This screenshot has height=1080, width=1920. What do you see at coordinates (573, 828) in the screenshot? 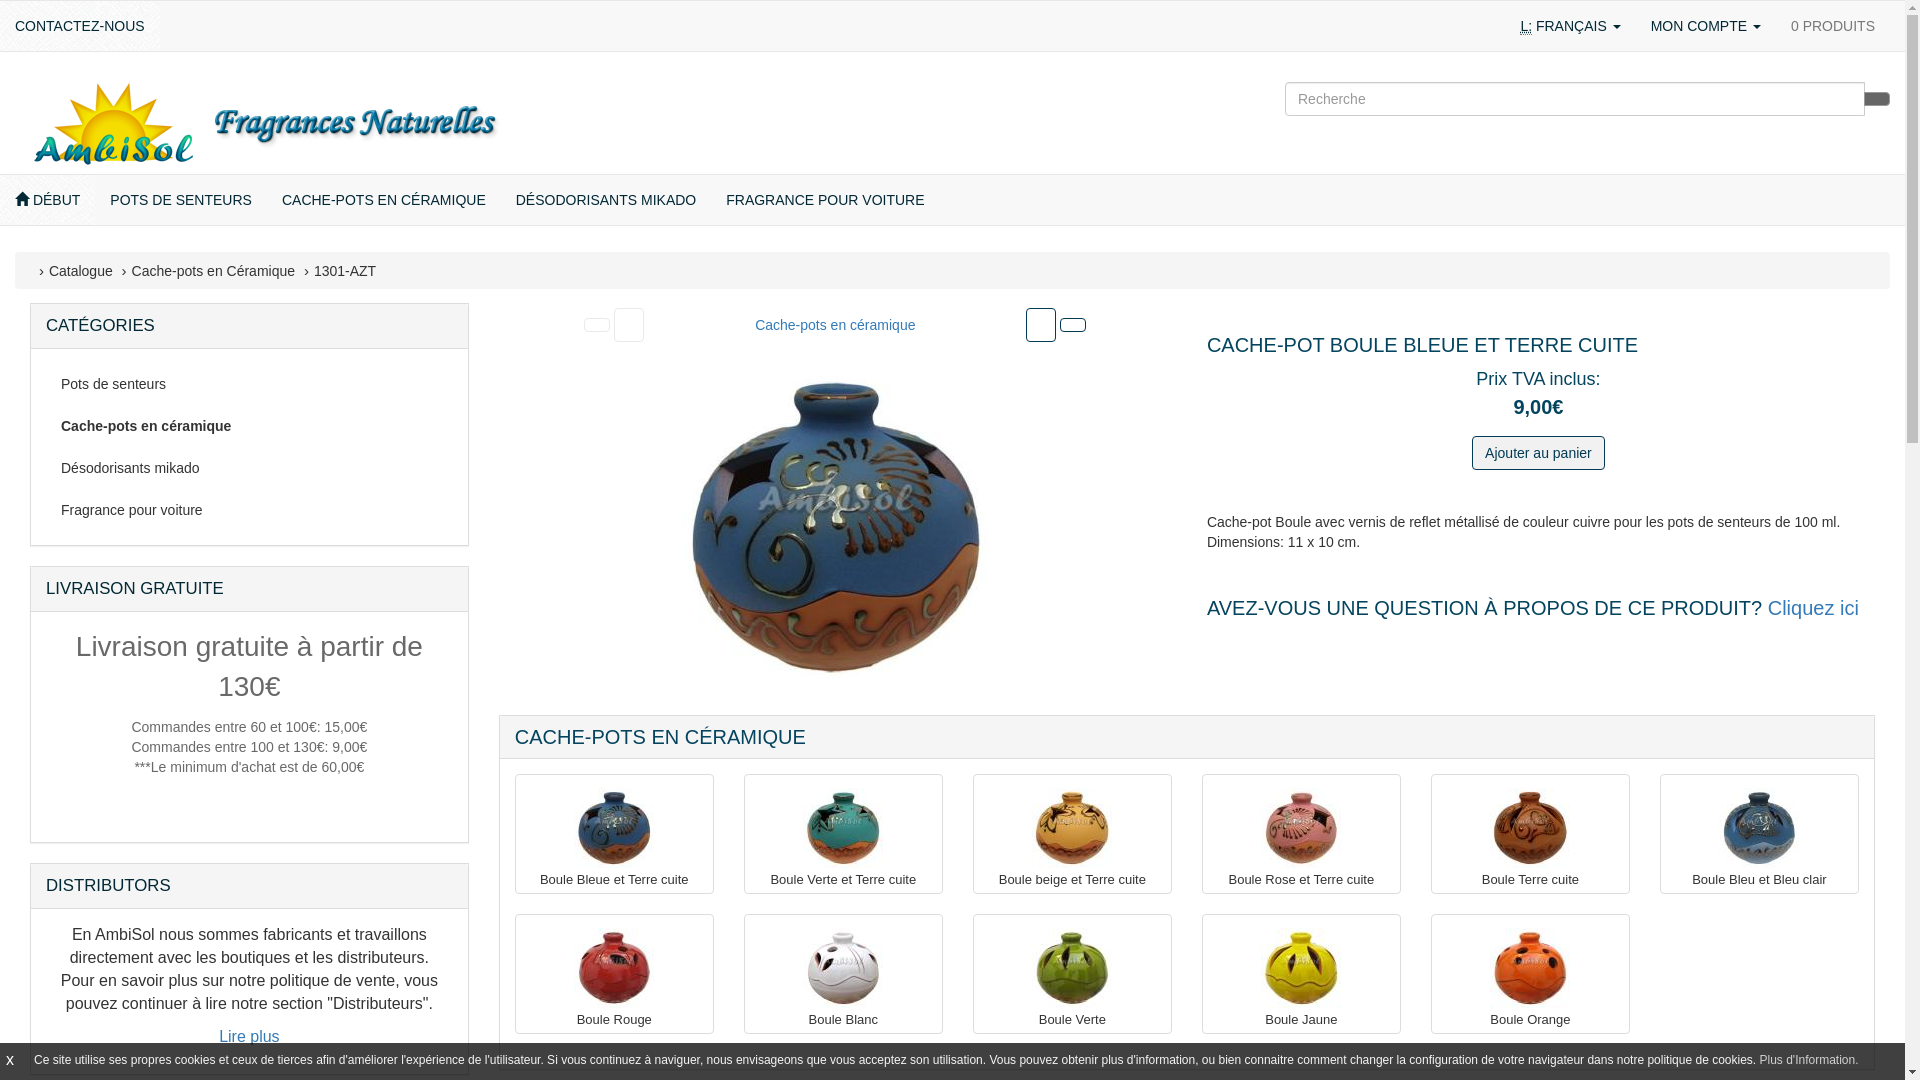
I see `'Boule Bleue et Terre cuite'` at bounding box center [573, 828].